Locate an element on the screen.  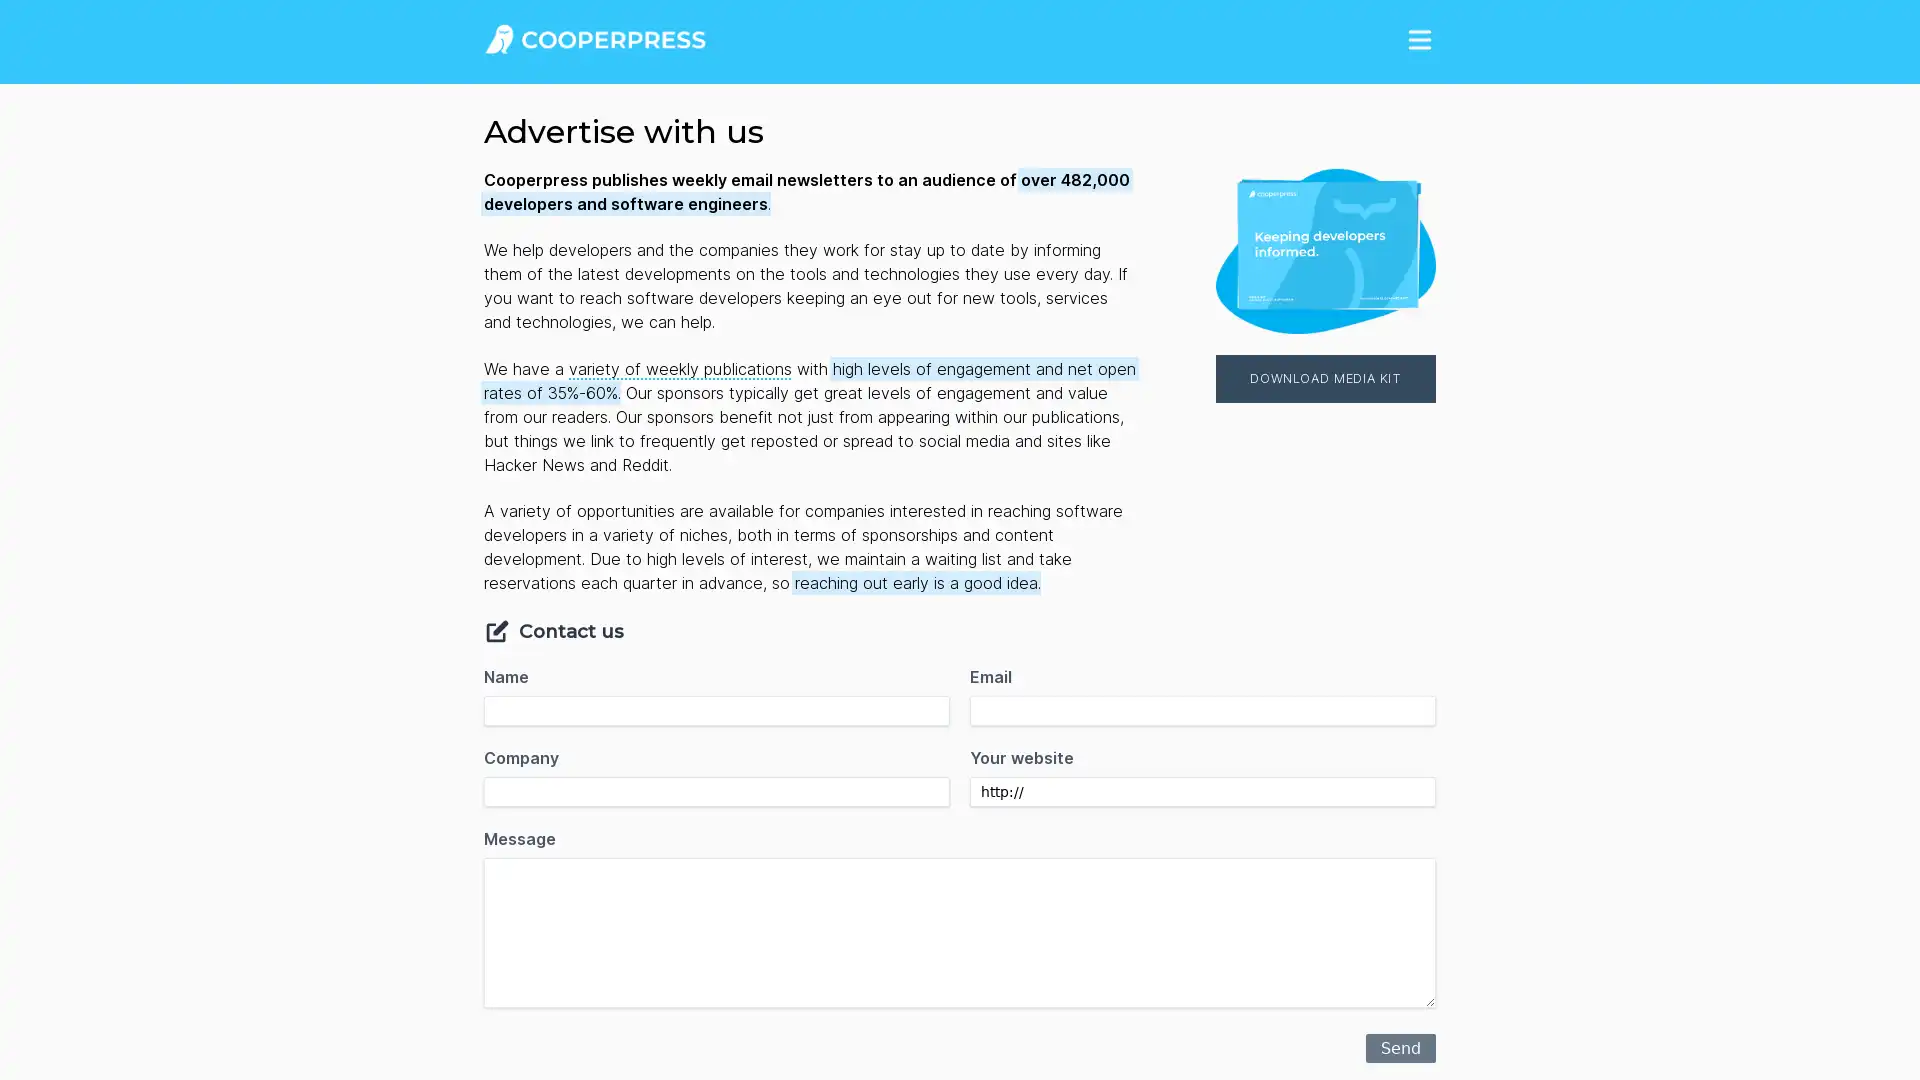
Send is located at coordinates (1400, 1046).